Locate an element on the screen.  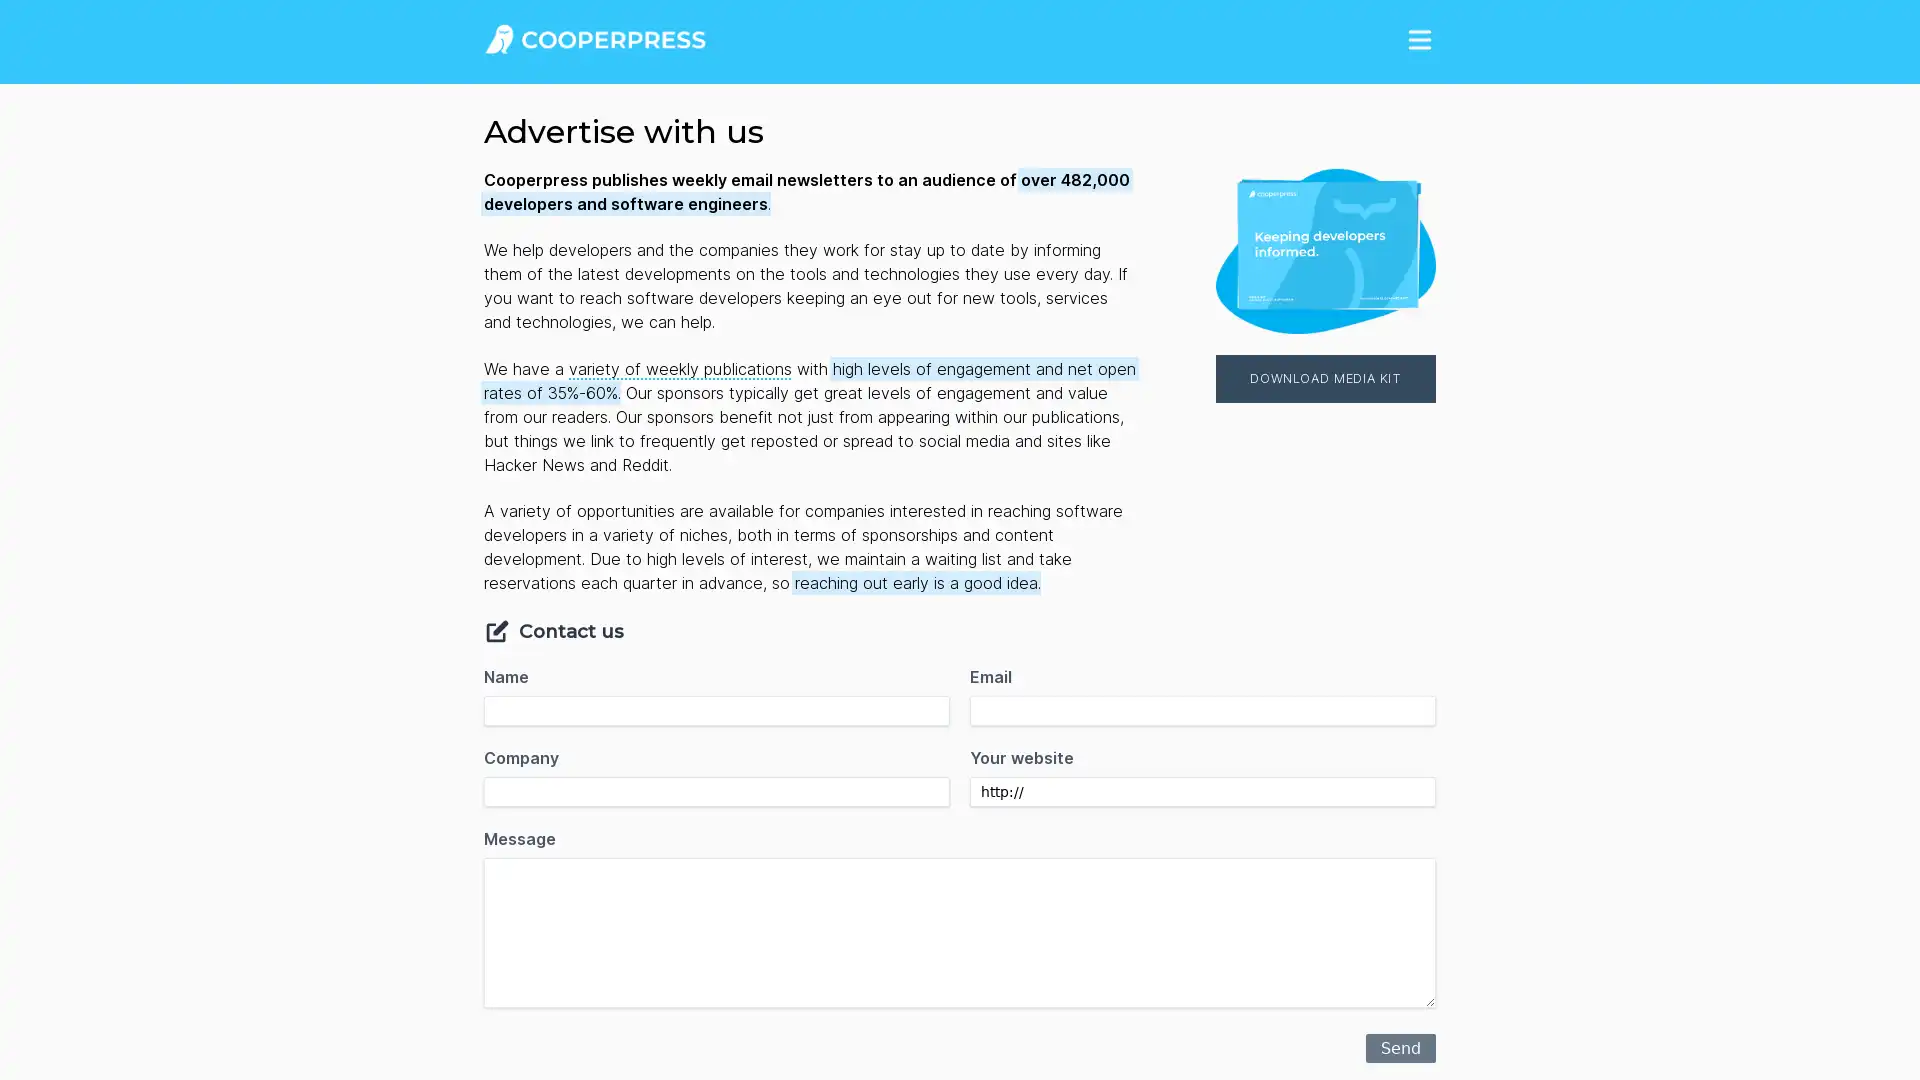
Send is located at coordinates (1400, 1046).